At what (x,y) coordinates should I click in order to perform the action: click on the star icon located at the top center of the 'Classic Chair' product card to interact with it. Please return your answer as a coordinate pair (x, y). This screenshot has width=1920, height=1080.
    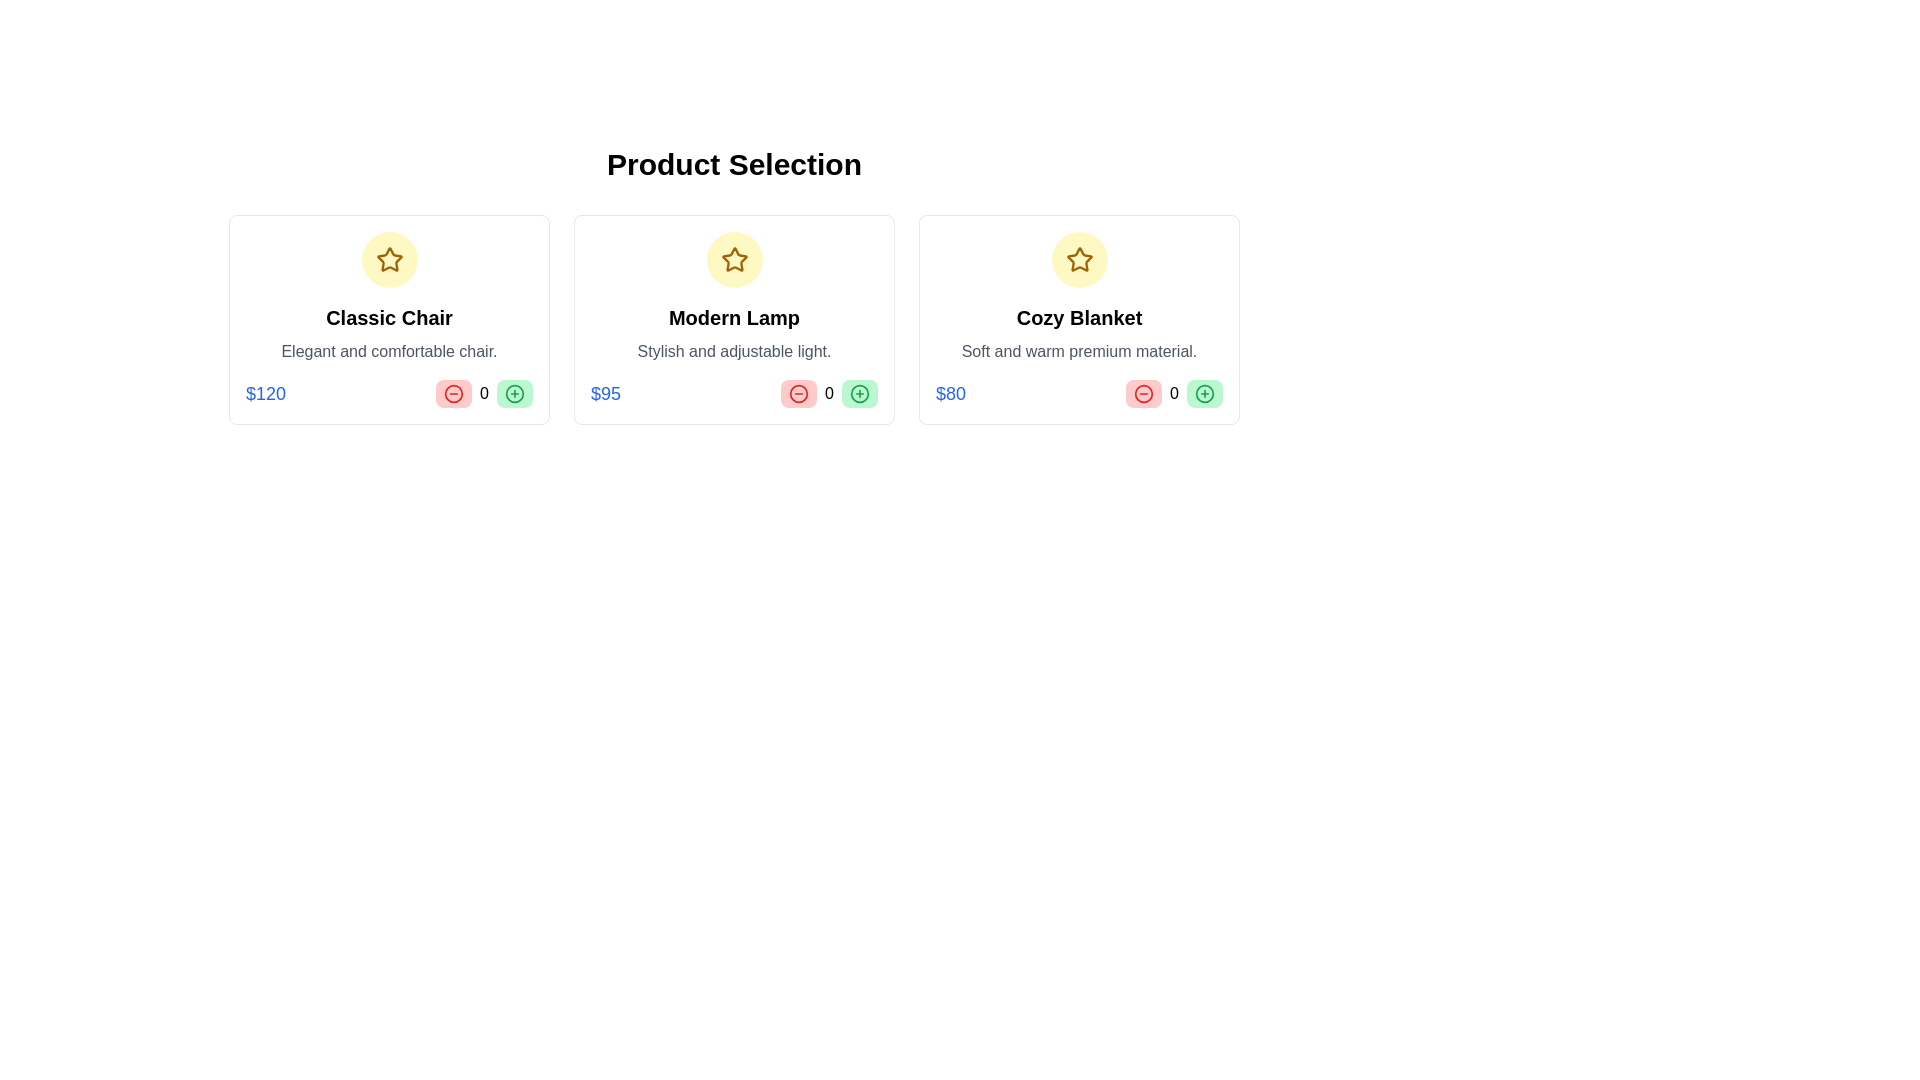
    Looking at the image, I should click on (389, 258).